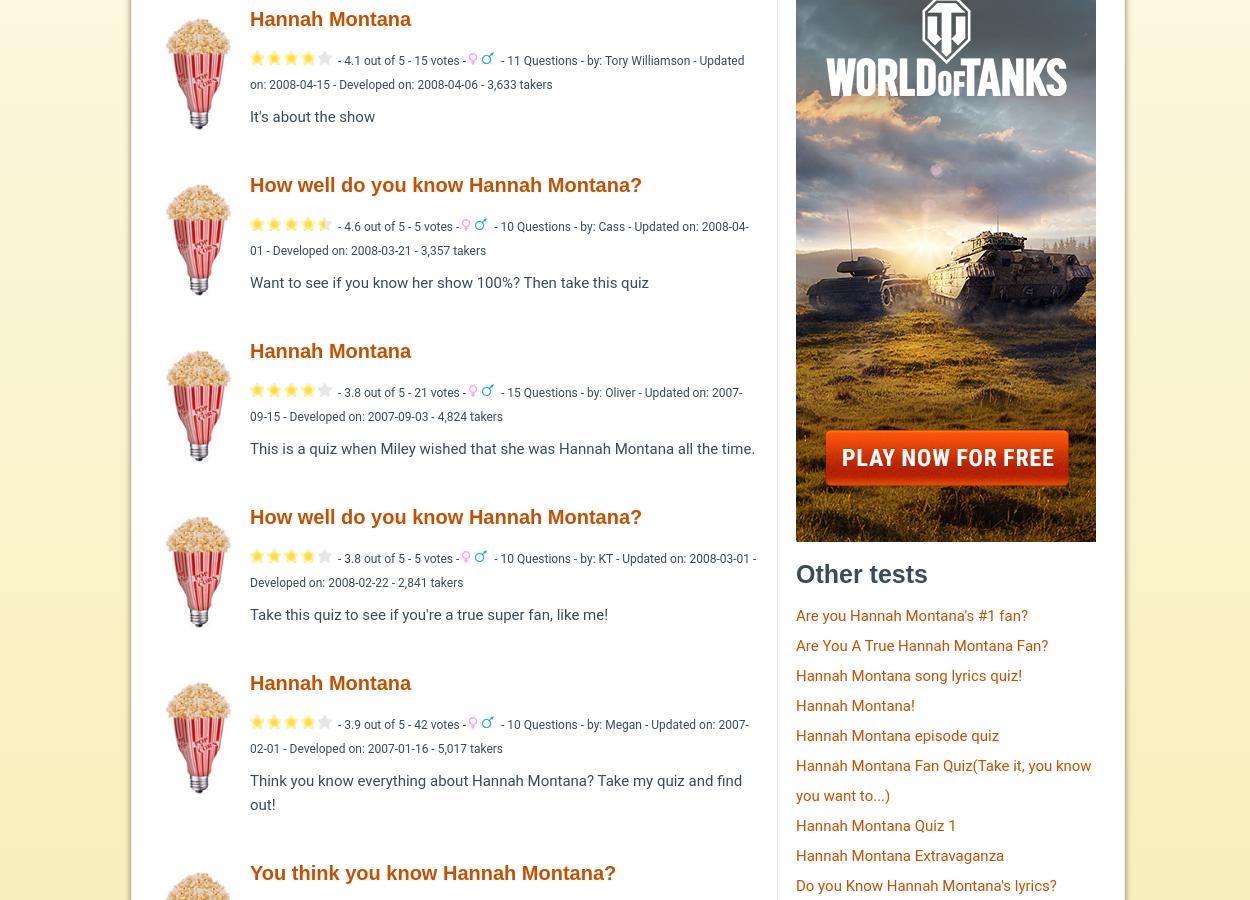 The height and width of the screenshot is (900, 1250). What do you see at coordinates (942, 780) in the screenshot?
I see `'Hannah Montana Fan Quiz(Take it, you know you want to...)'` at bounding box center [942, 780].